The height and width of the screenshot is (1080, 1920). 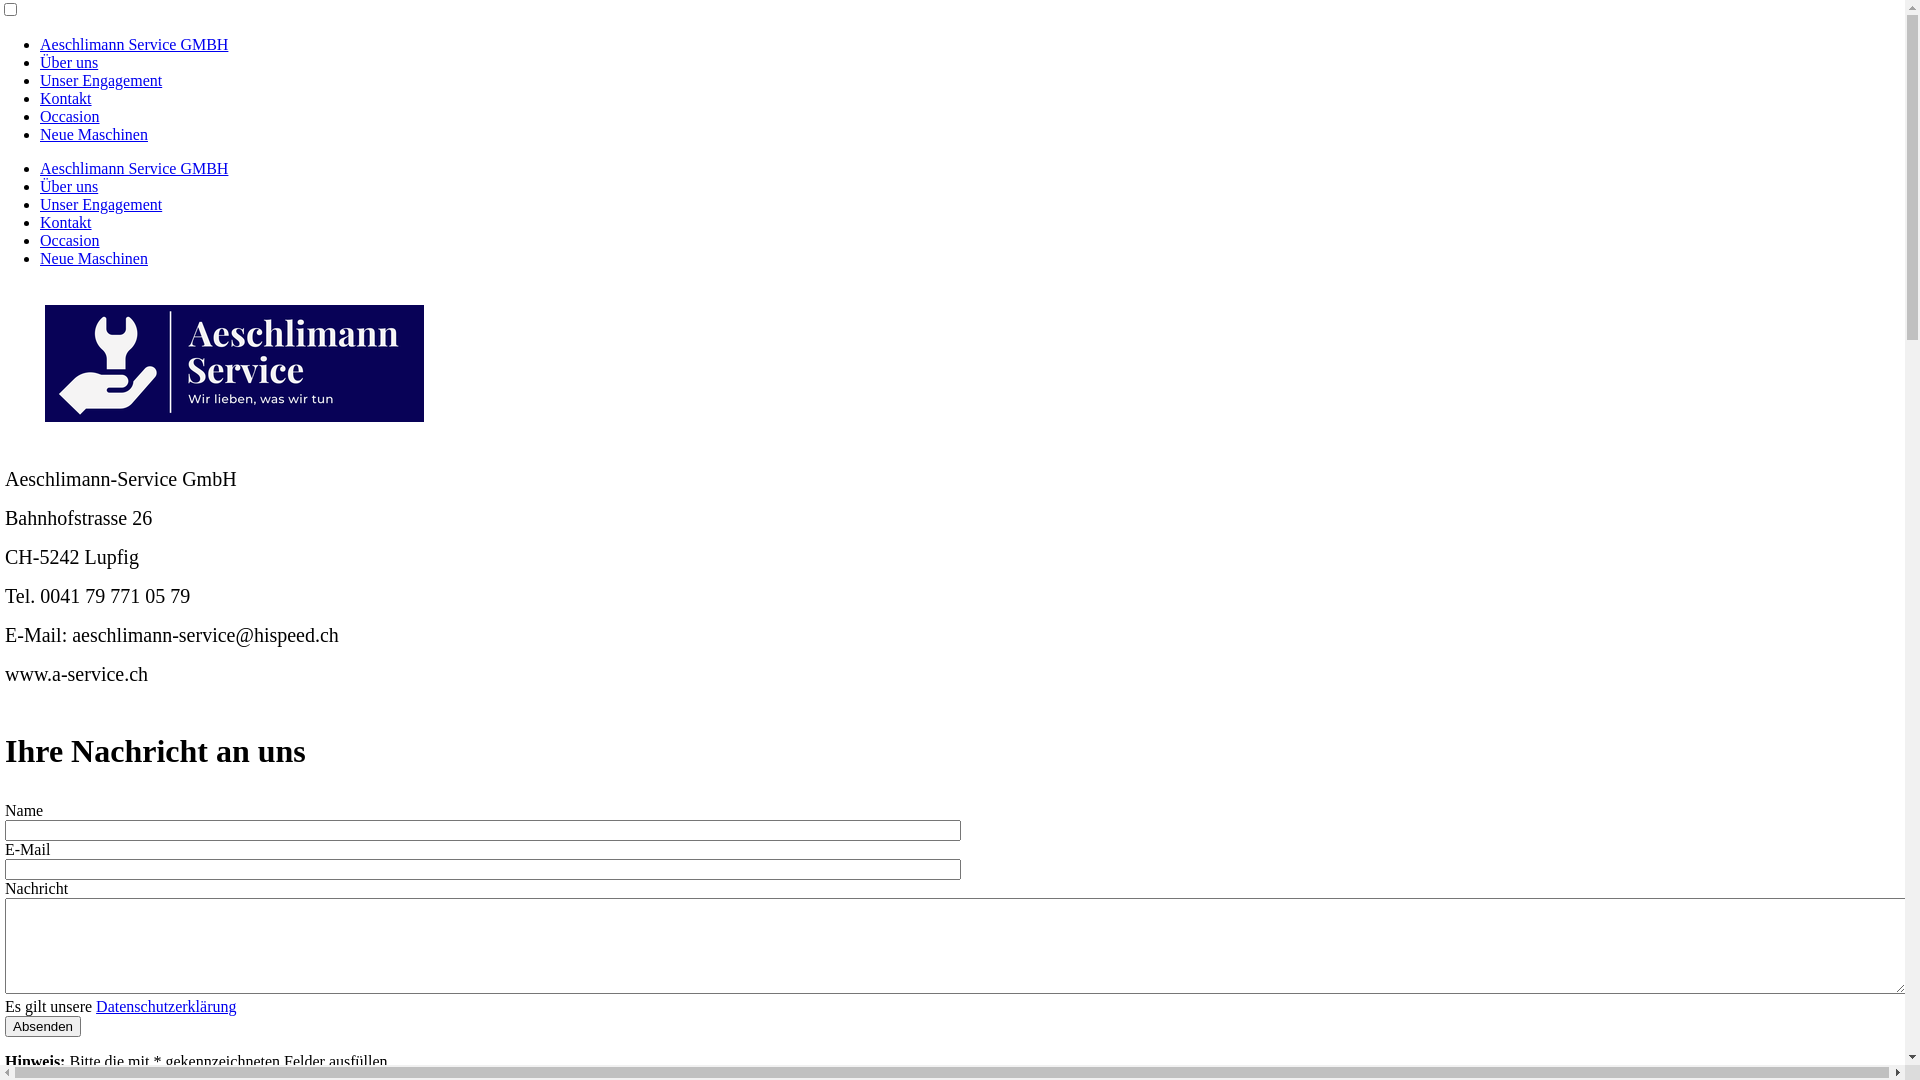 I want to click on 'Occasion', so click(x=70, y=116).